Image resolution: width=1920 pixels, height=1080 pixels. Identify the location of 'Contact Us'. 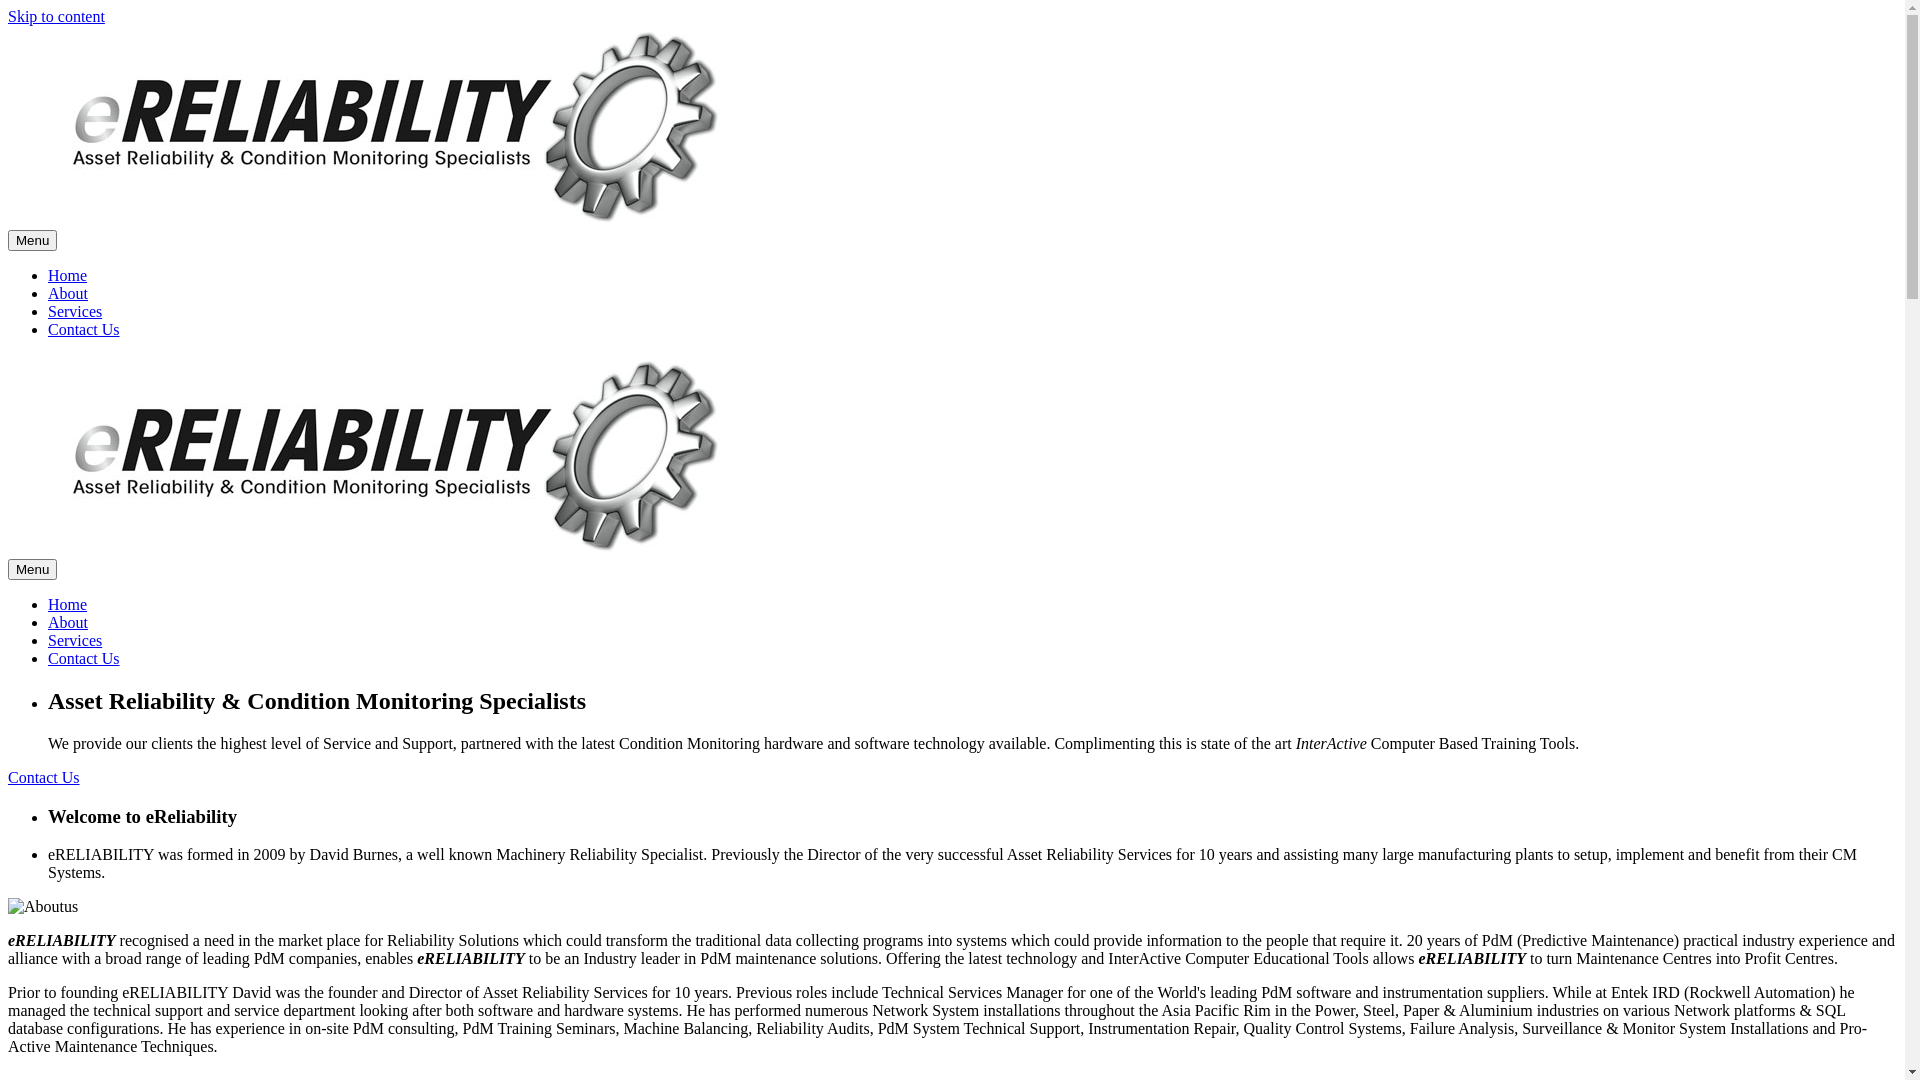
(82, 658).